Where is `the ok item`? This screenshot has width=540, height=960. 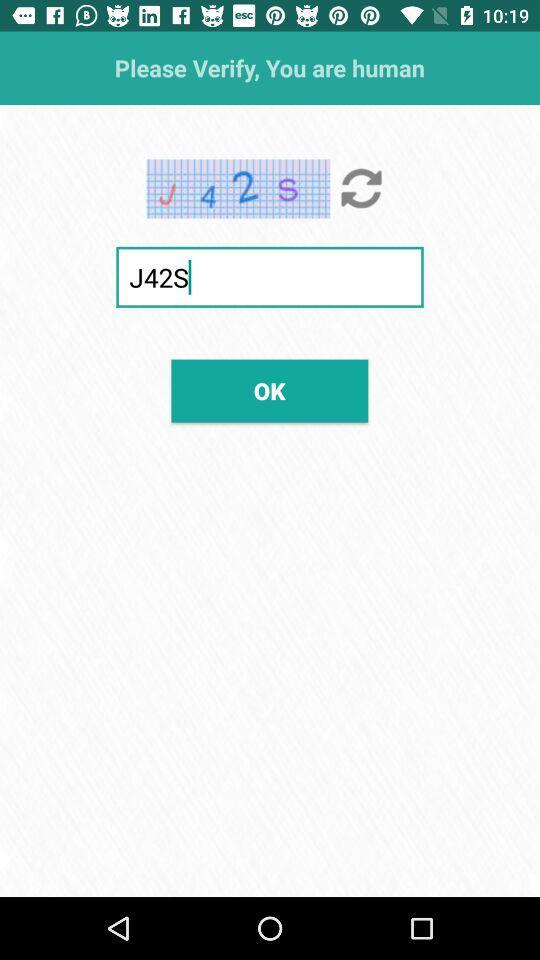 the ok item is located at coordinates (269, 390).